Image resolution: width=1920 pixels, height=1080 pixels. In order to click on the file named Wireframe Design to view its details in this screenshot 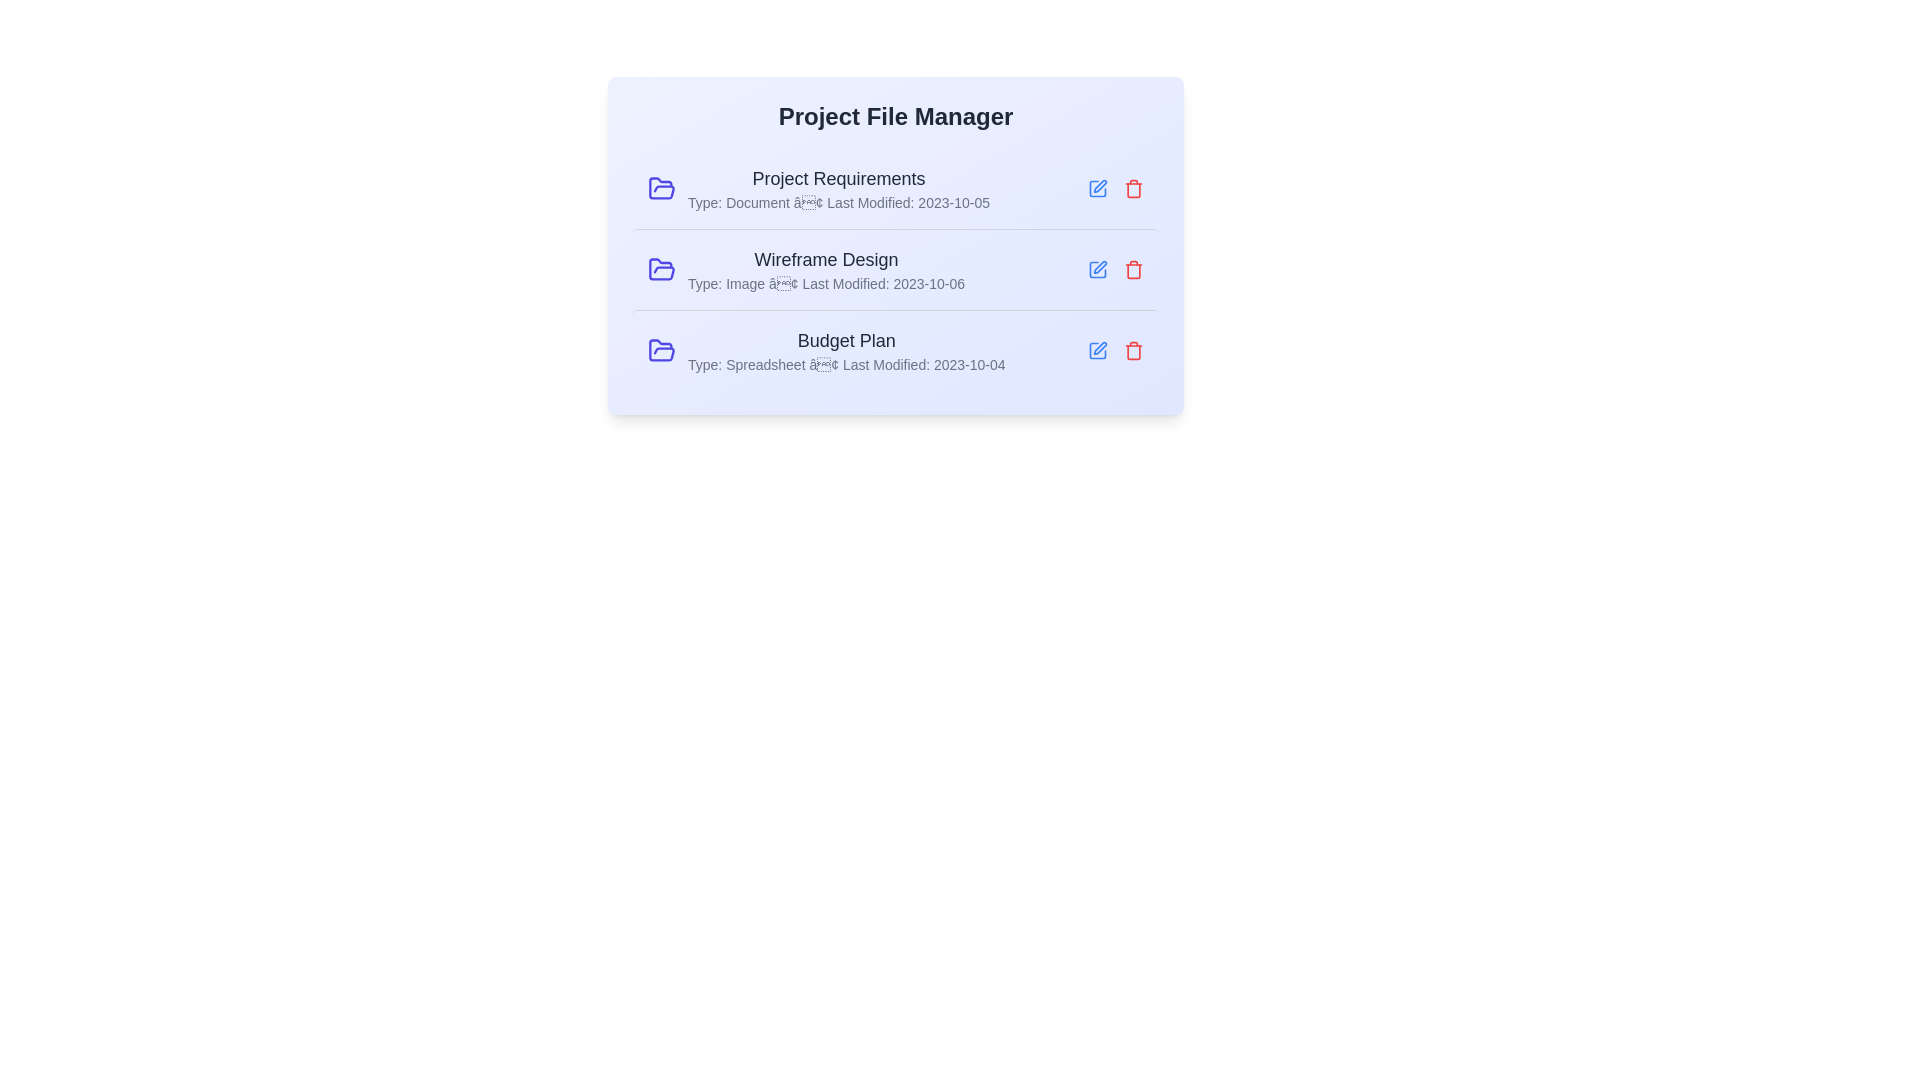, I will do `click(895, 268)`.